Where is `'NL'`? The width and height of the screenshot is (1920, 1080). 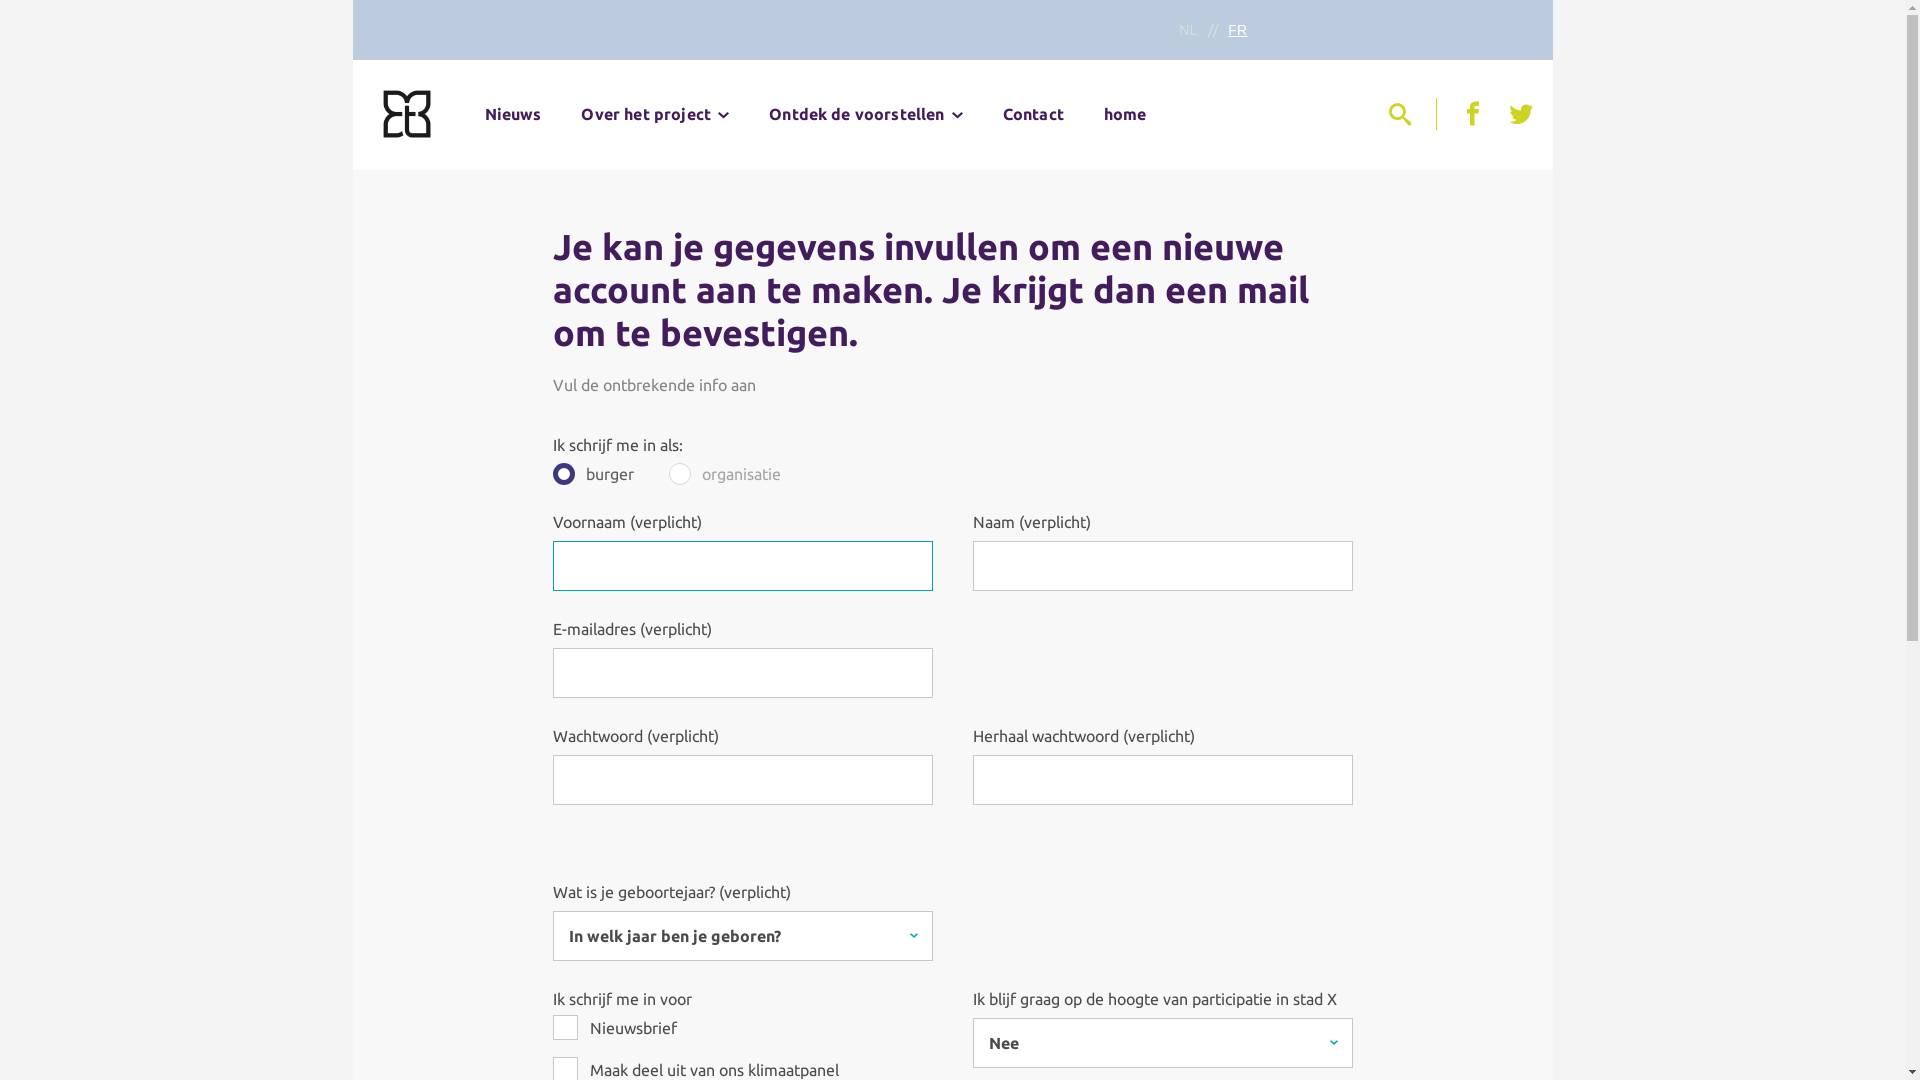
'NL' is located at coordinates (1188, 30).